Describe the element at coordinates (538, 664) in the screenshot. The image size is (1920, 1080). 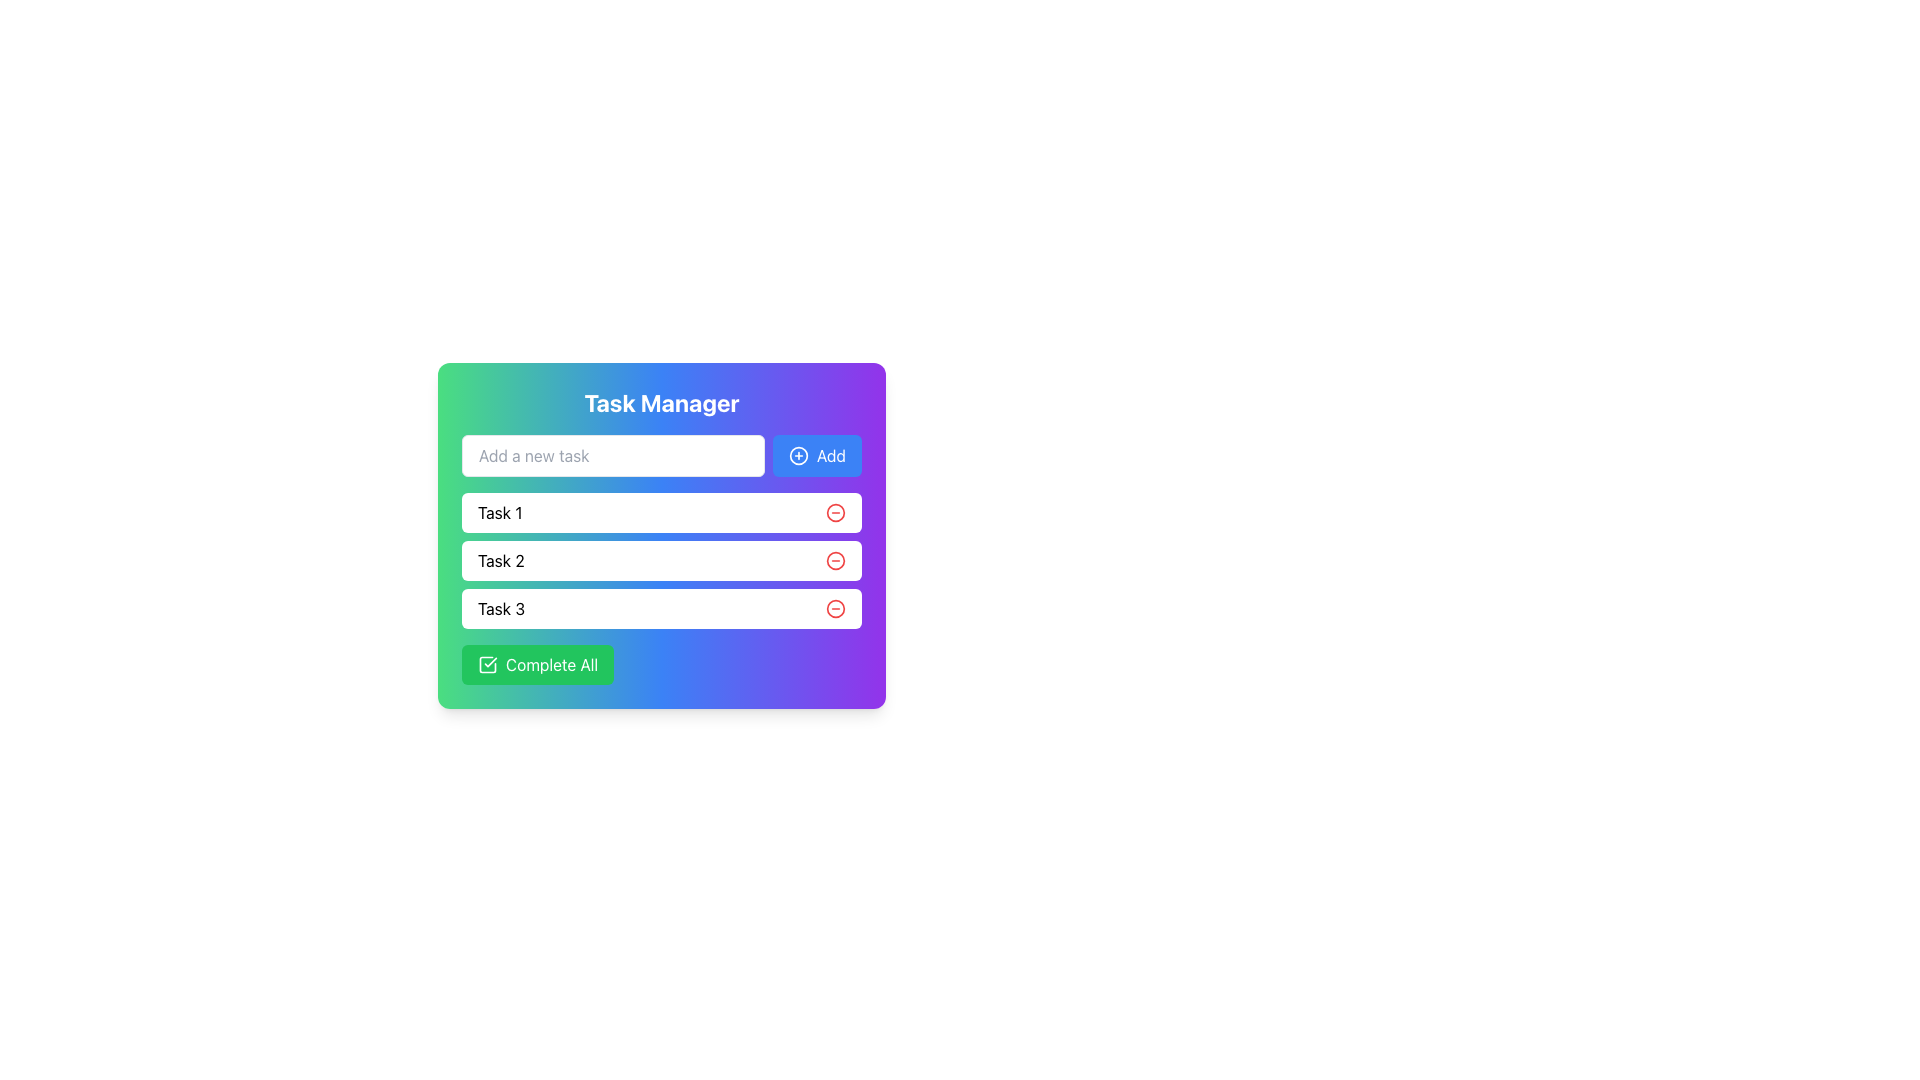
I see `the button at the bottom of the task manager interface to mark all listed tasks as complete` at that location.